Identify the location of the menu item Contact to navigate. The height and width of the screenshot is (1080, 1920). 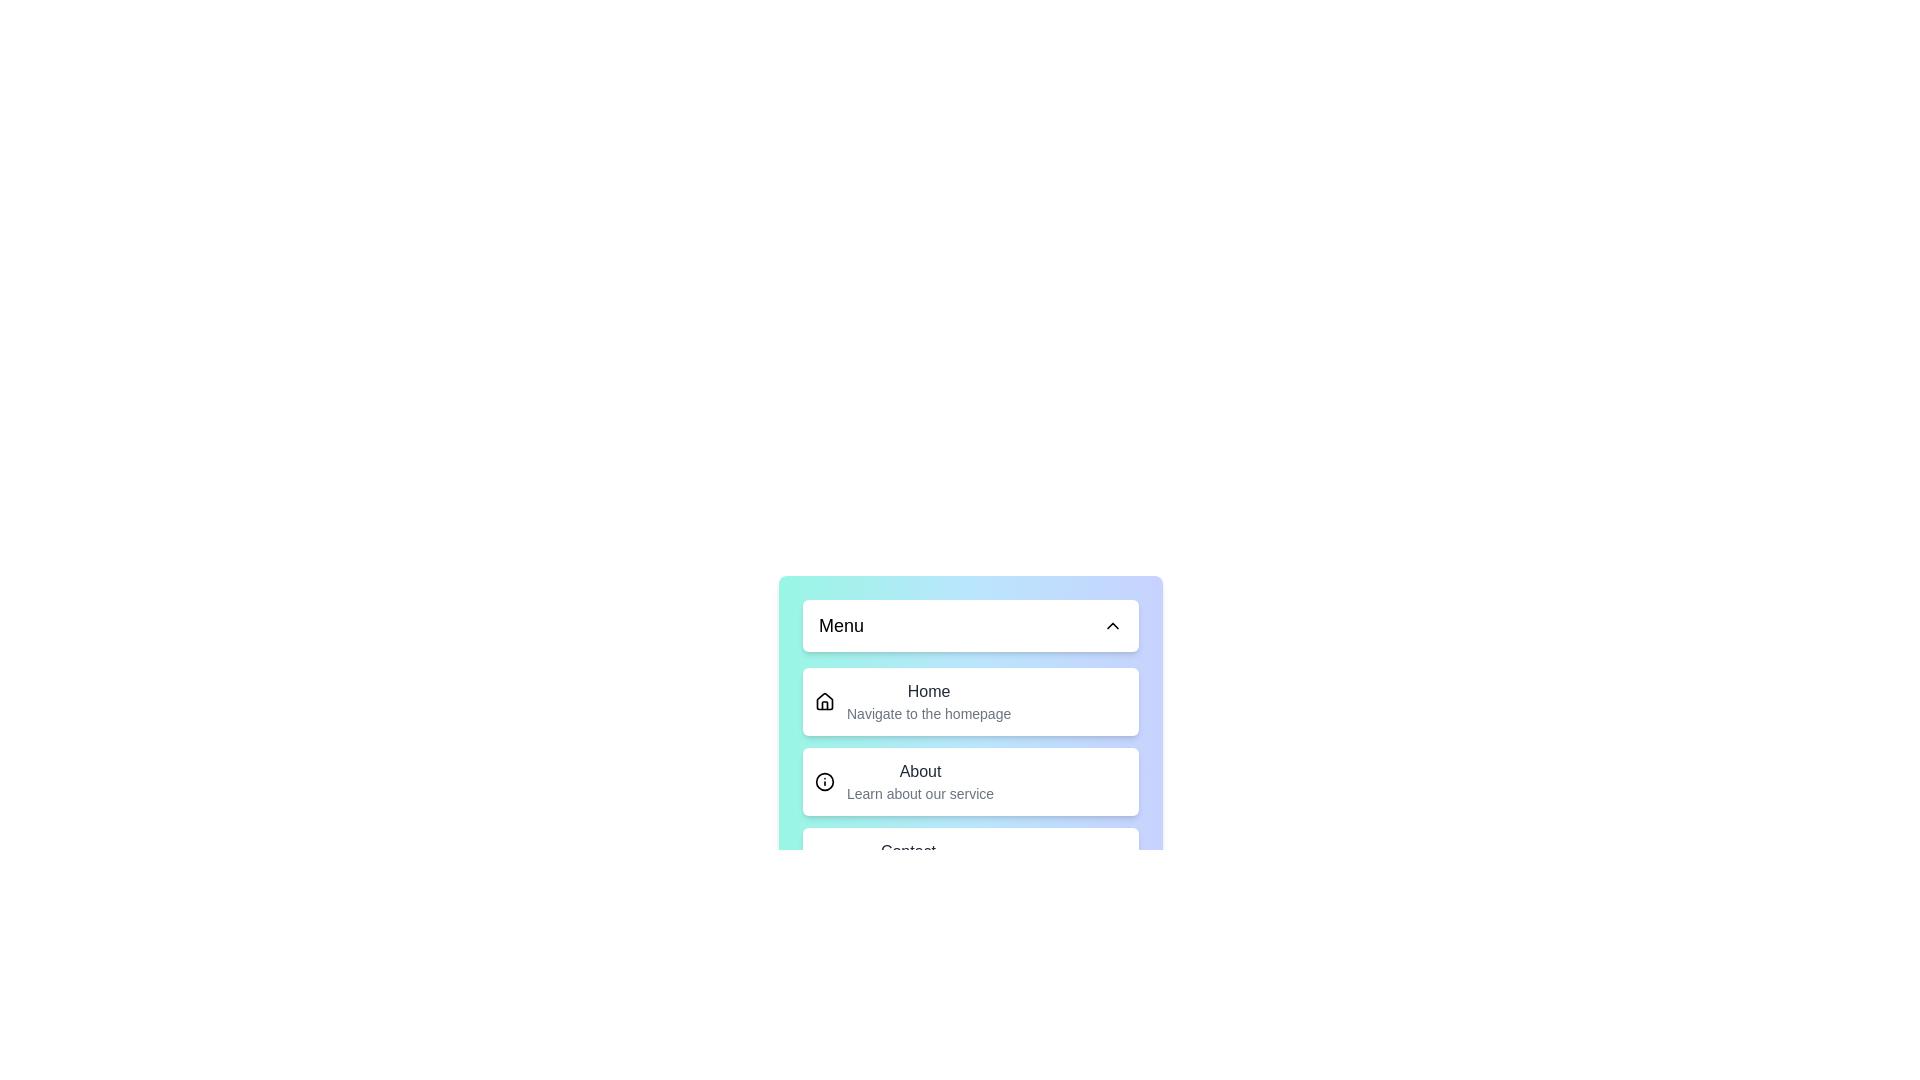
(970, 860).